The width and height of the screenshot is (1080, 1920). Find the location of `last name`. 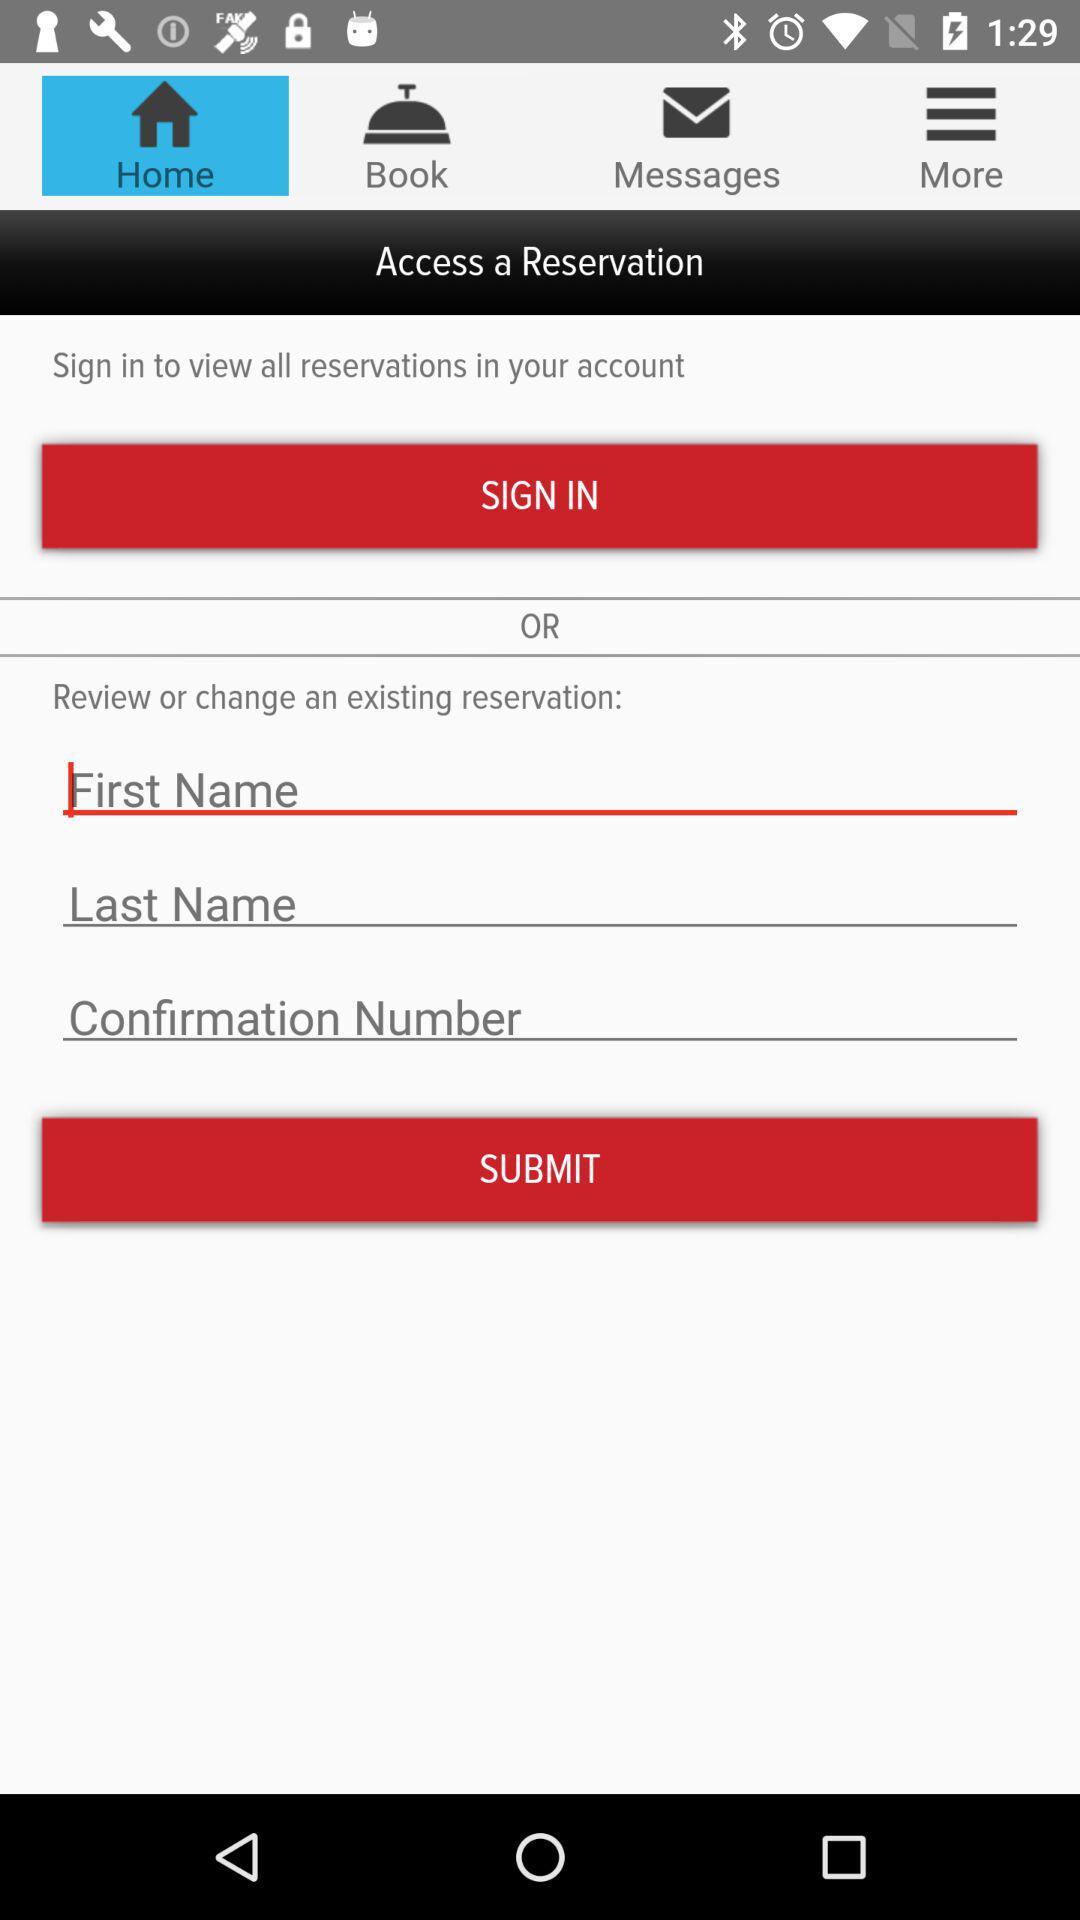

last name is located at coordinates (540, 902).